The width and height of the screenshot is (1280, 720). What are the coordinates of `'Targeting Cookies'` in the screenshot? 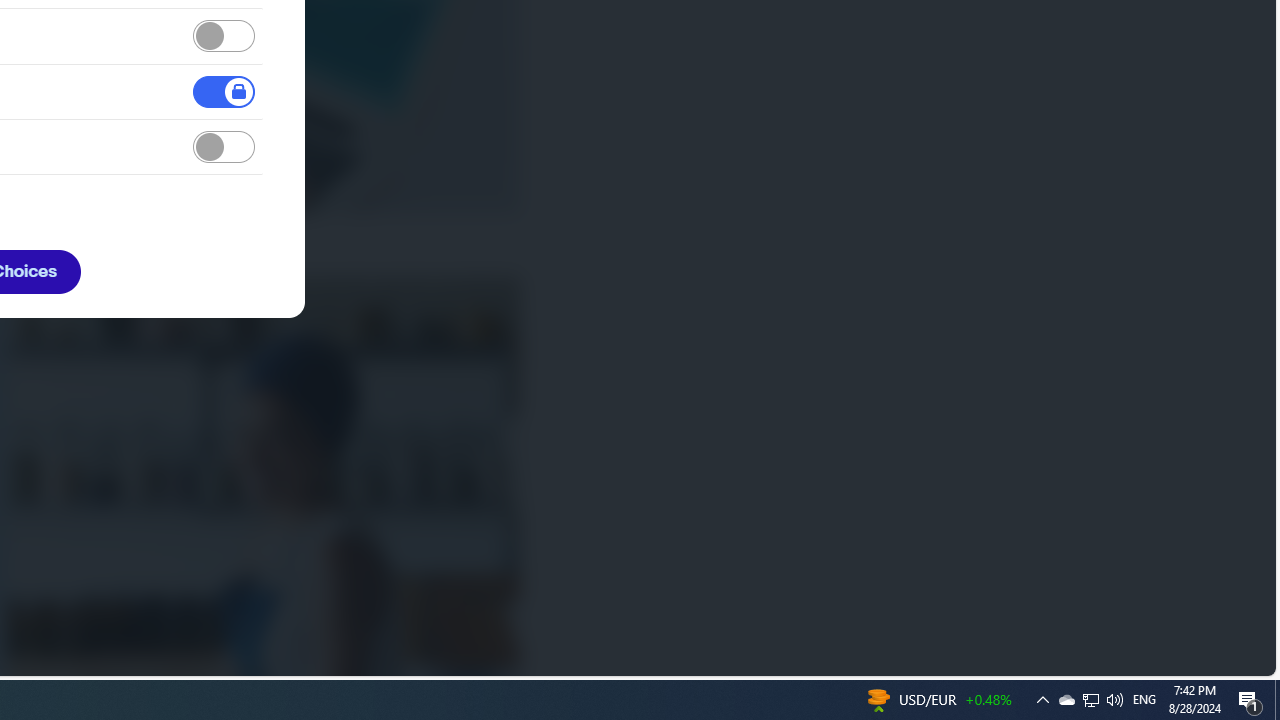 It's located at (224, 146).